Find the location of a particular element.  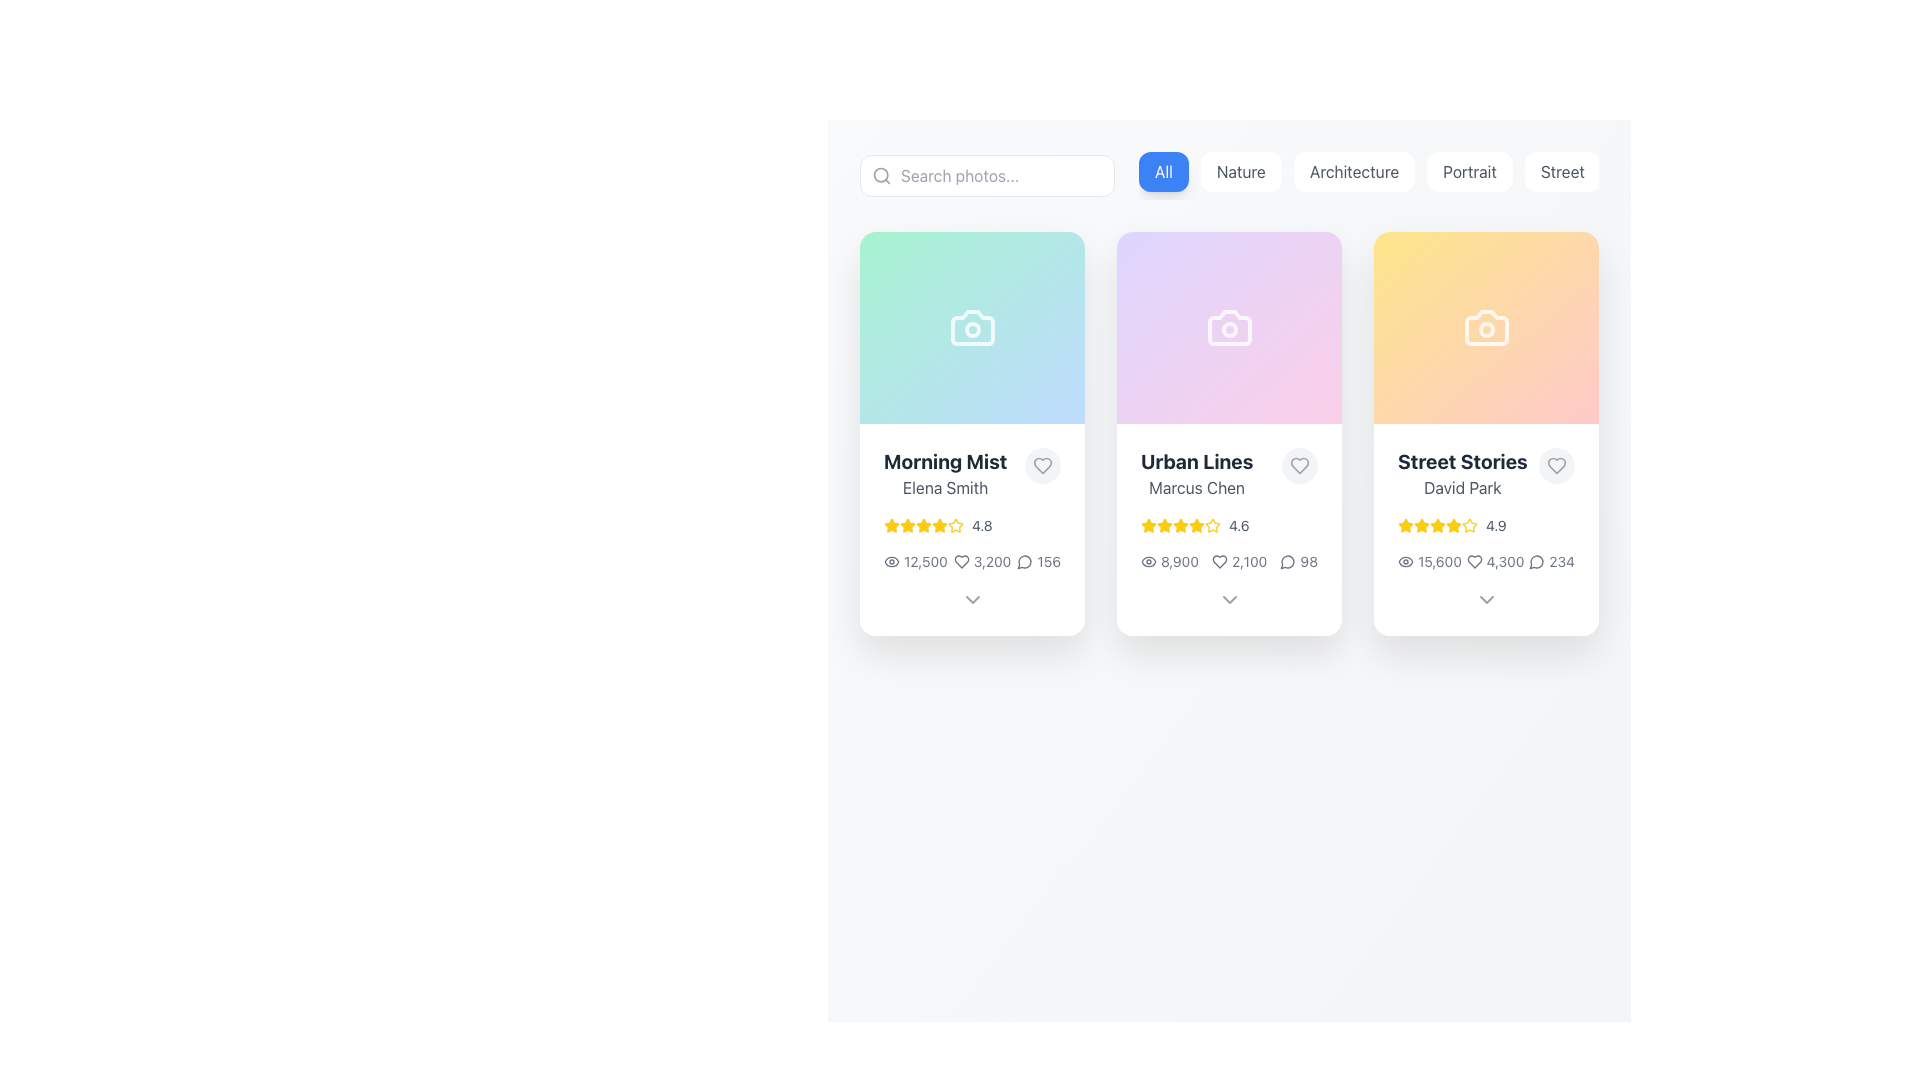

the text block containing 'Morning Mist' and 'Elena Smith' which is located in the bottom-left section of the first card in a row of three, positioned below a placeholder image icon is located at coordinates (944, 474).